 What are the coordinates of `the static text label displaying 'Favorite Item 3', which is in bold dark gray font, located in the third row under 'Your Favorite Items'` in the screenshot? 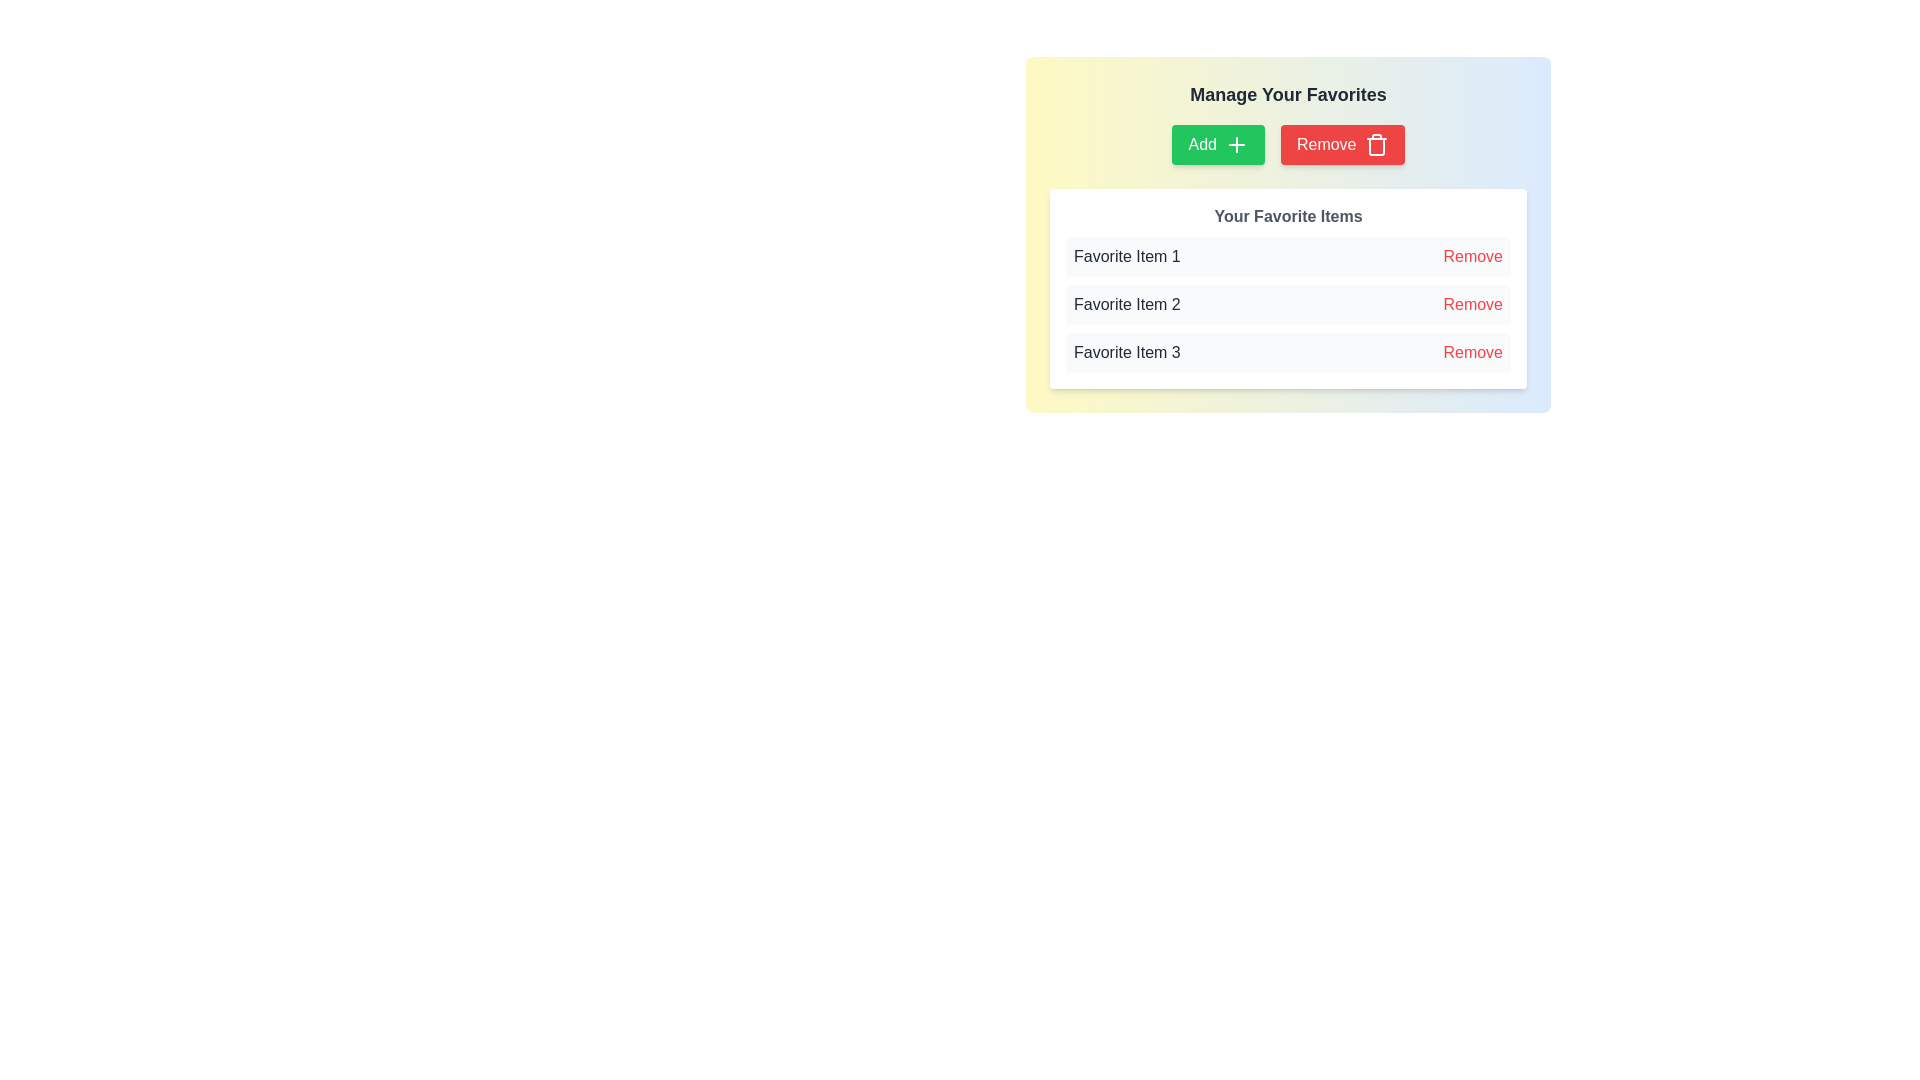 It's located at (1127, 352).